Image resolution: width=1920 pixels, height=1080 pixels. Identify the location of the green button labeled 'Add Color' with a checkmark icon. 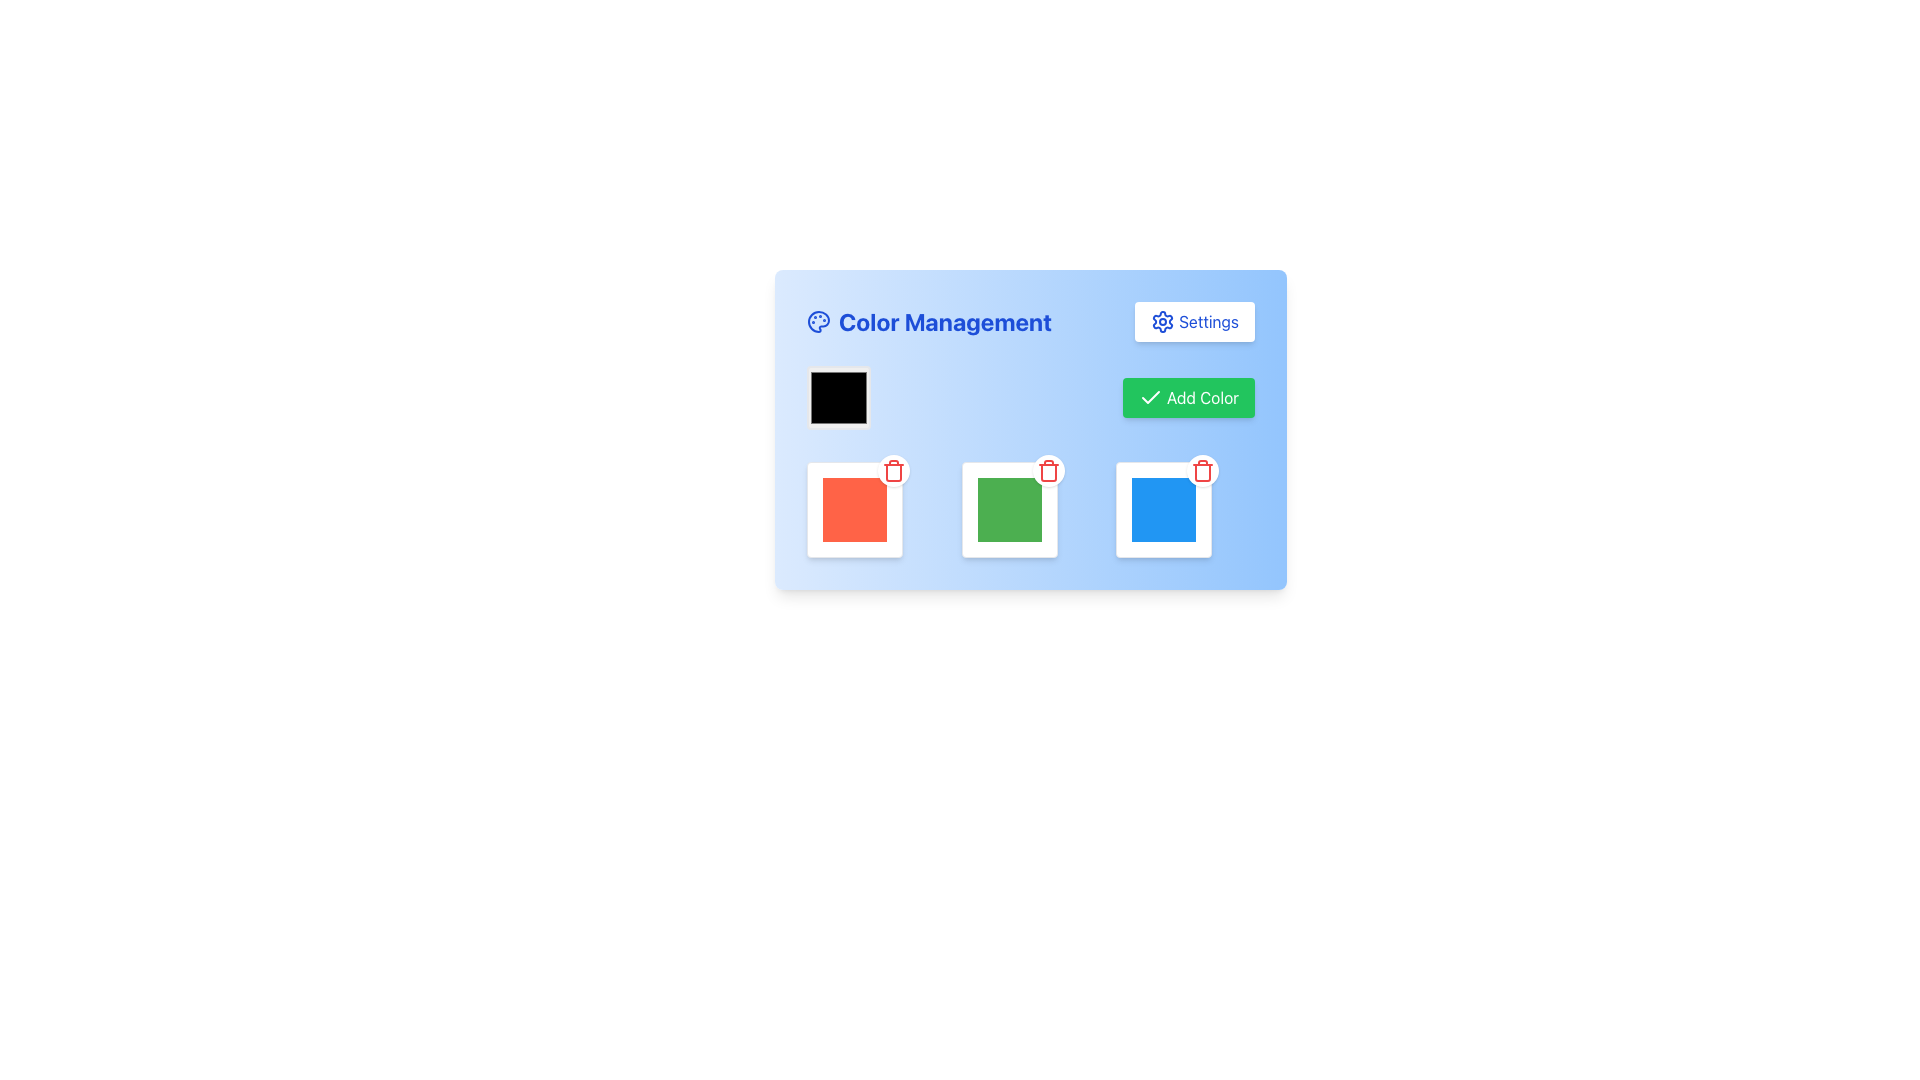
(1188, 397).